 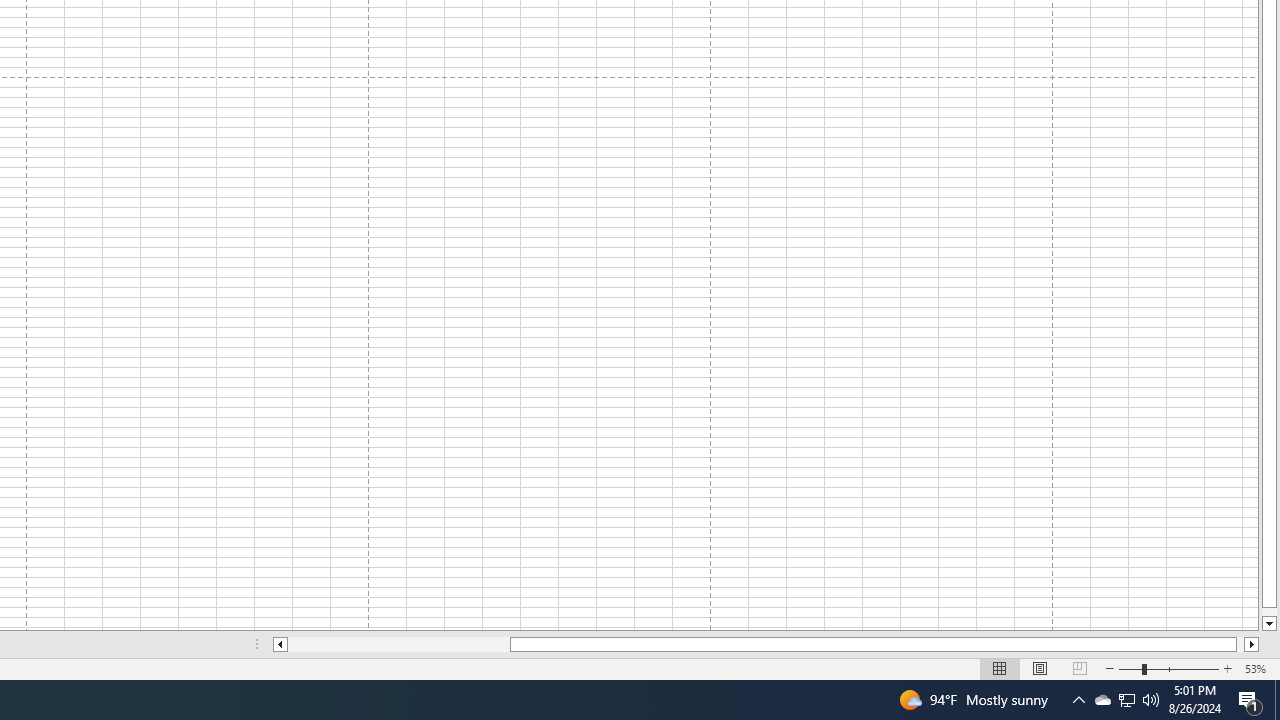 I want to click on 'Column right', so click(x=1251, y=644).